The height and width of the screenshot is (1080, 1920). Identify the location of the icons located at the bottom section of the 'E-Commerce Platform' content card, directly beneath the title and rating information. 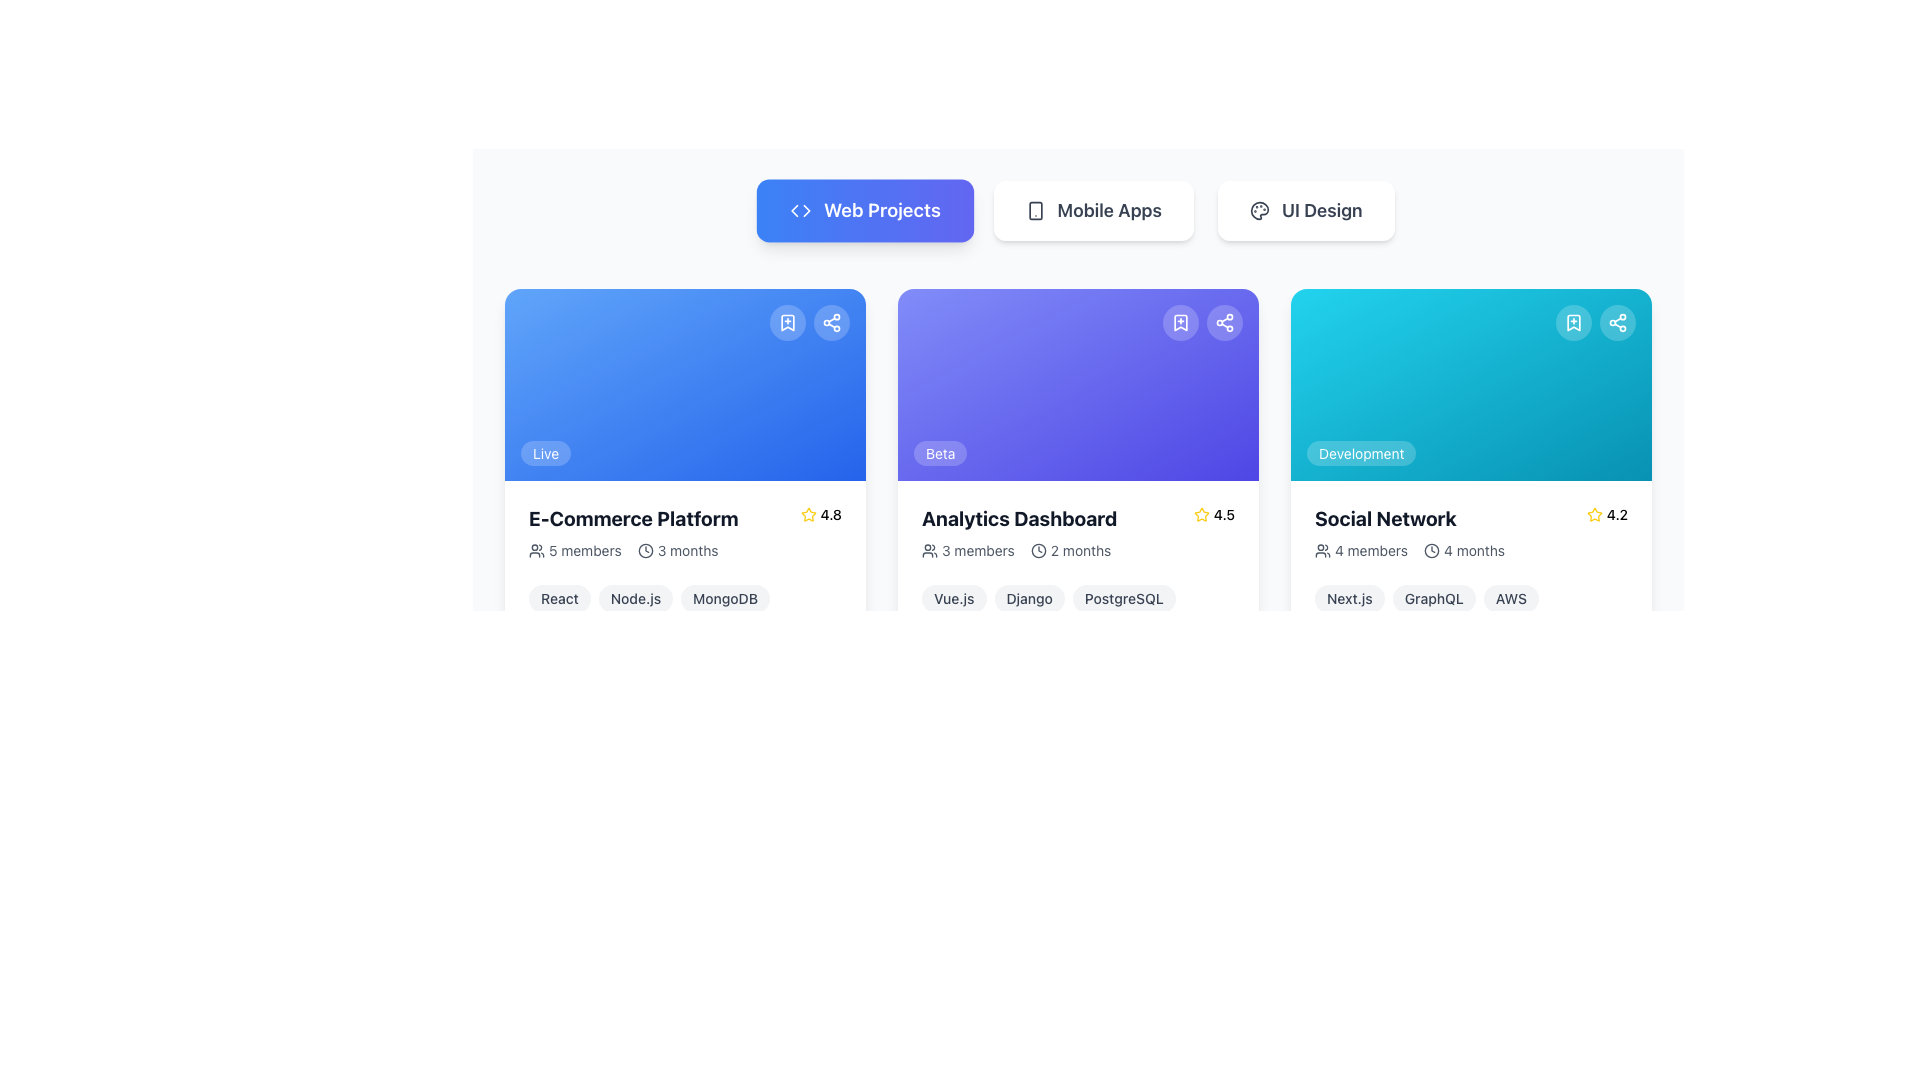
(685, 551).